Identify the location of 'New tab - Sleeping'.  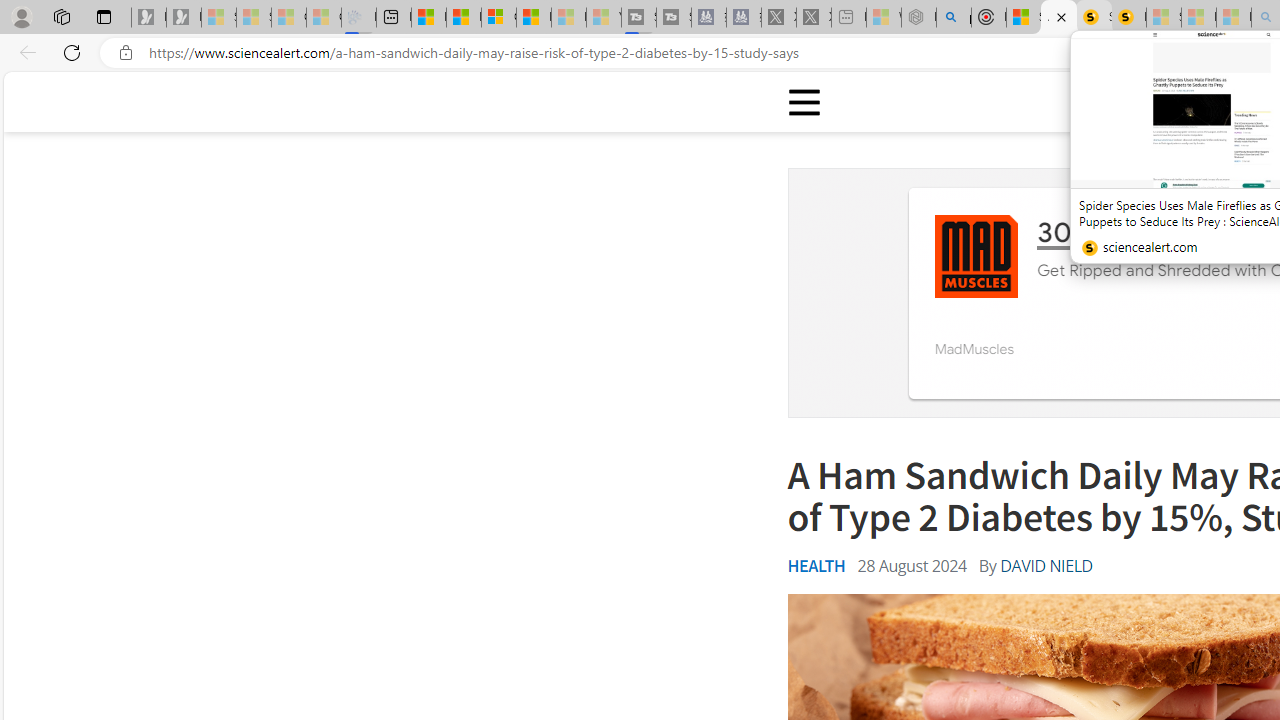
(849, 17).